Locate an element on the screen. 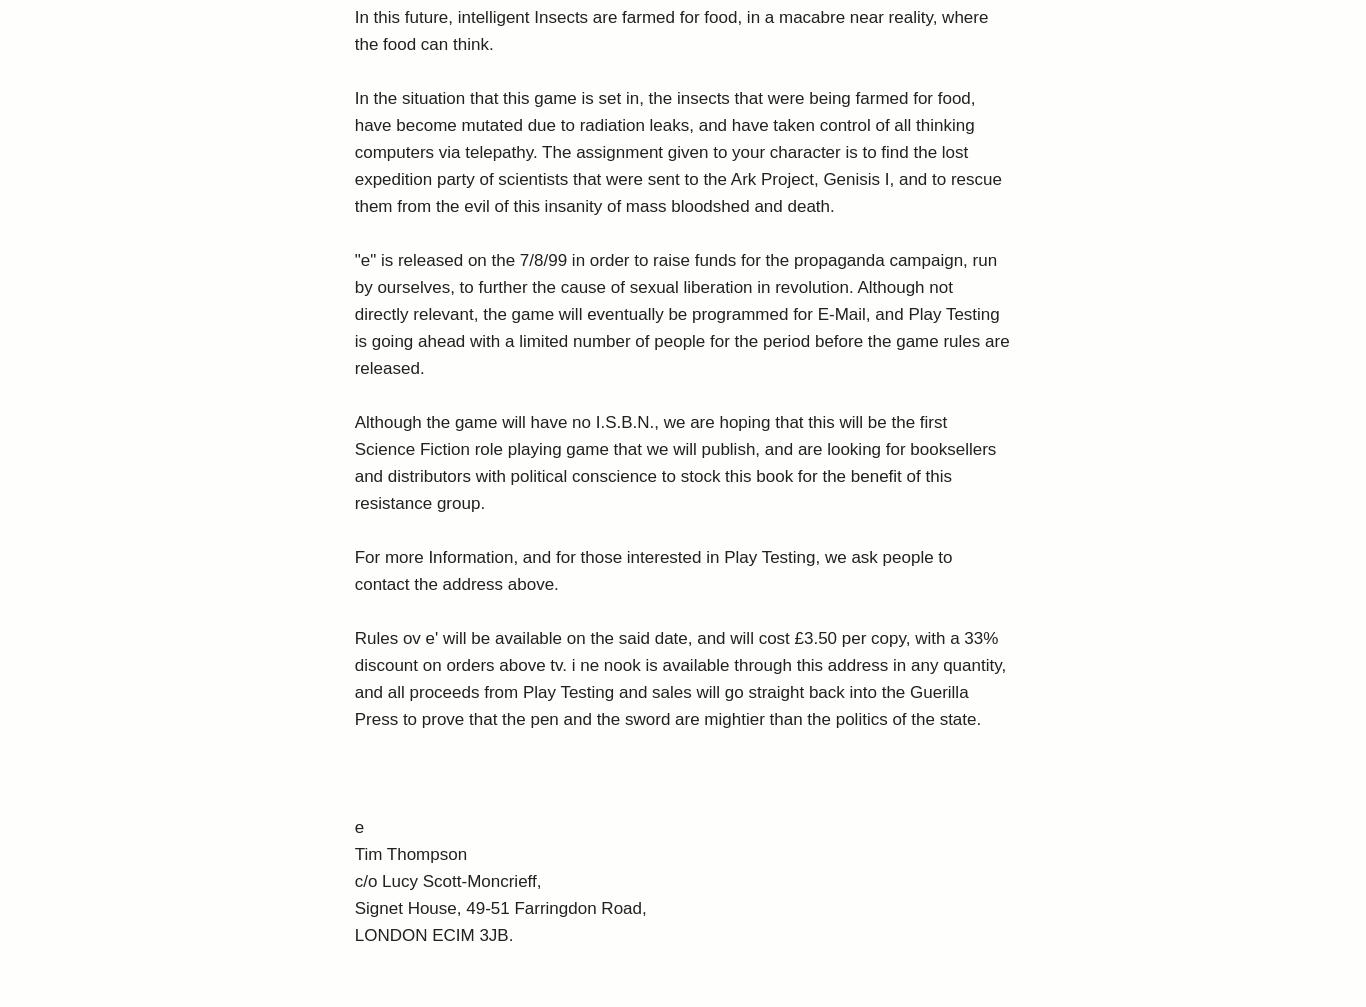  'In the situation that this game is set in, the insects that were
        being farmed for food, have become mutated due to
        radiation leaks, and have taken control of all thinking
        computers via telepathy. The assignment given to your
        character is to find the lost expedition party of
        scientists that were sent to the Ark Project,
        Genisis I, and to rescue them from the evil of this insanity of mass bloodshed and death.' is located at coordinates (676, 152).